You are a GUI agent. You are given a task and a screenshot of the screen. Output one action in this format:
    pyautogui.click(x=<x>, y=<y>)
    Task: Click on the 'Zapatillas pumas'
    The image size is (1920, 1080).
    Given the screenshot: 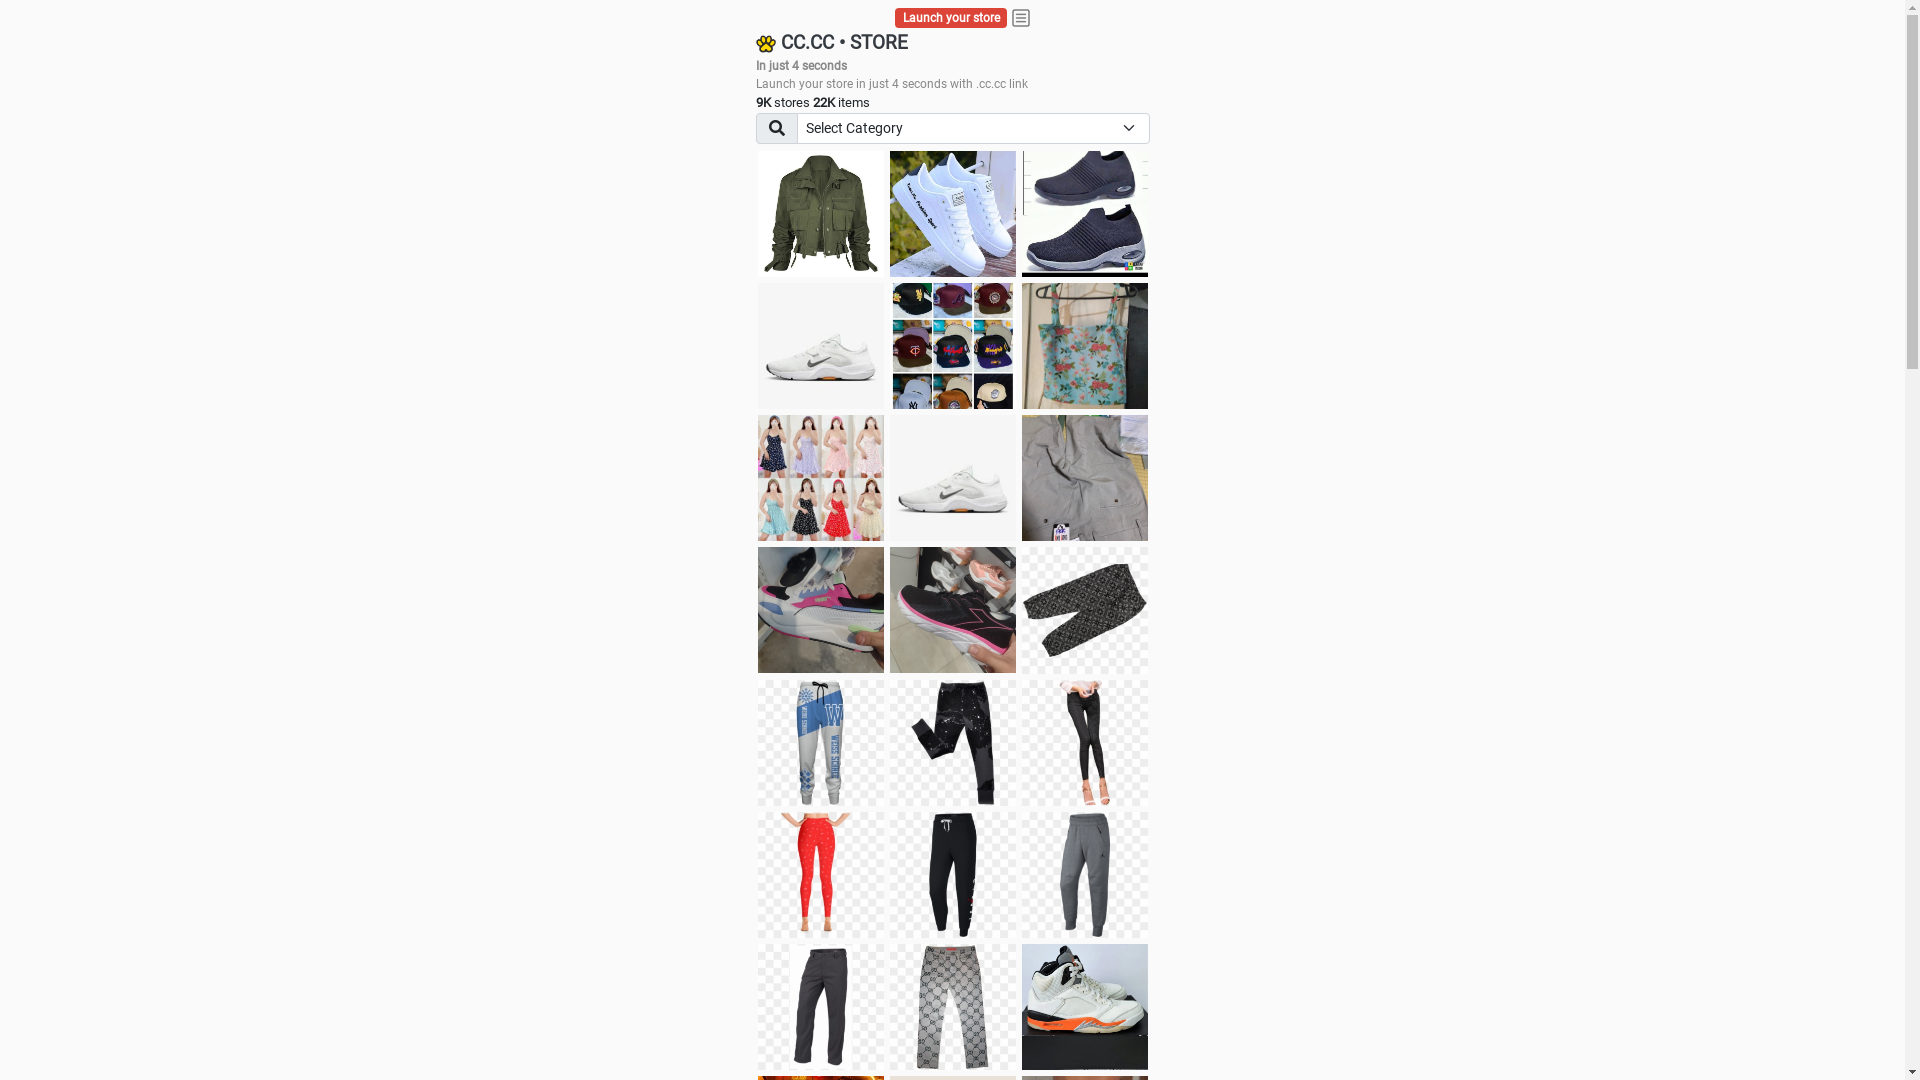 What is the action you would take?
    pyautogui.click(x=757, y=608)
    